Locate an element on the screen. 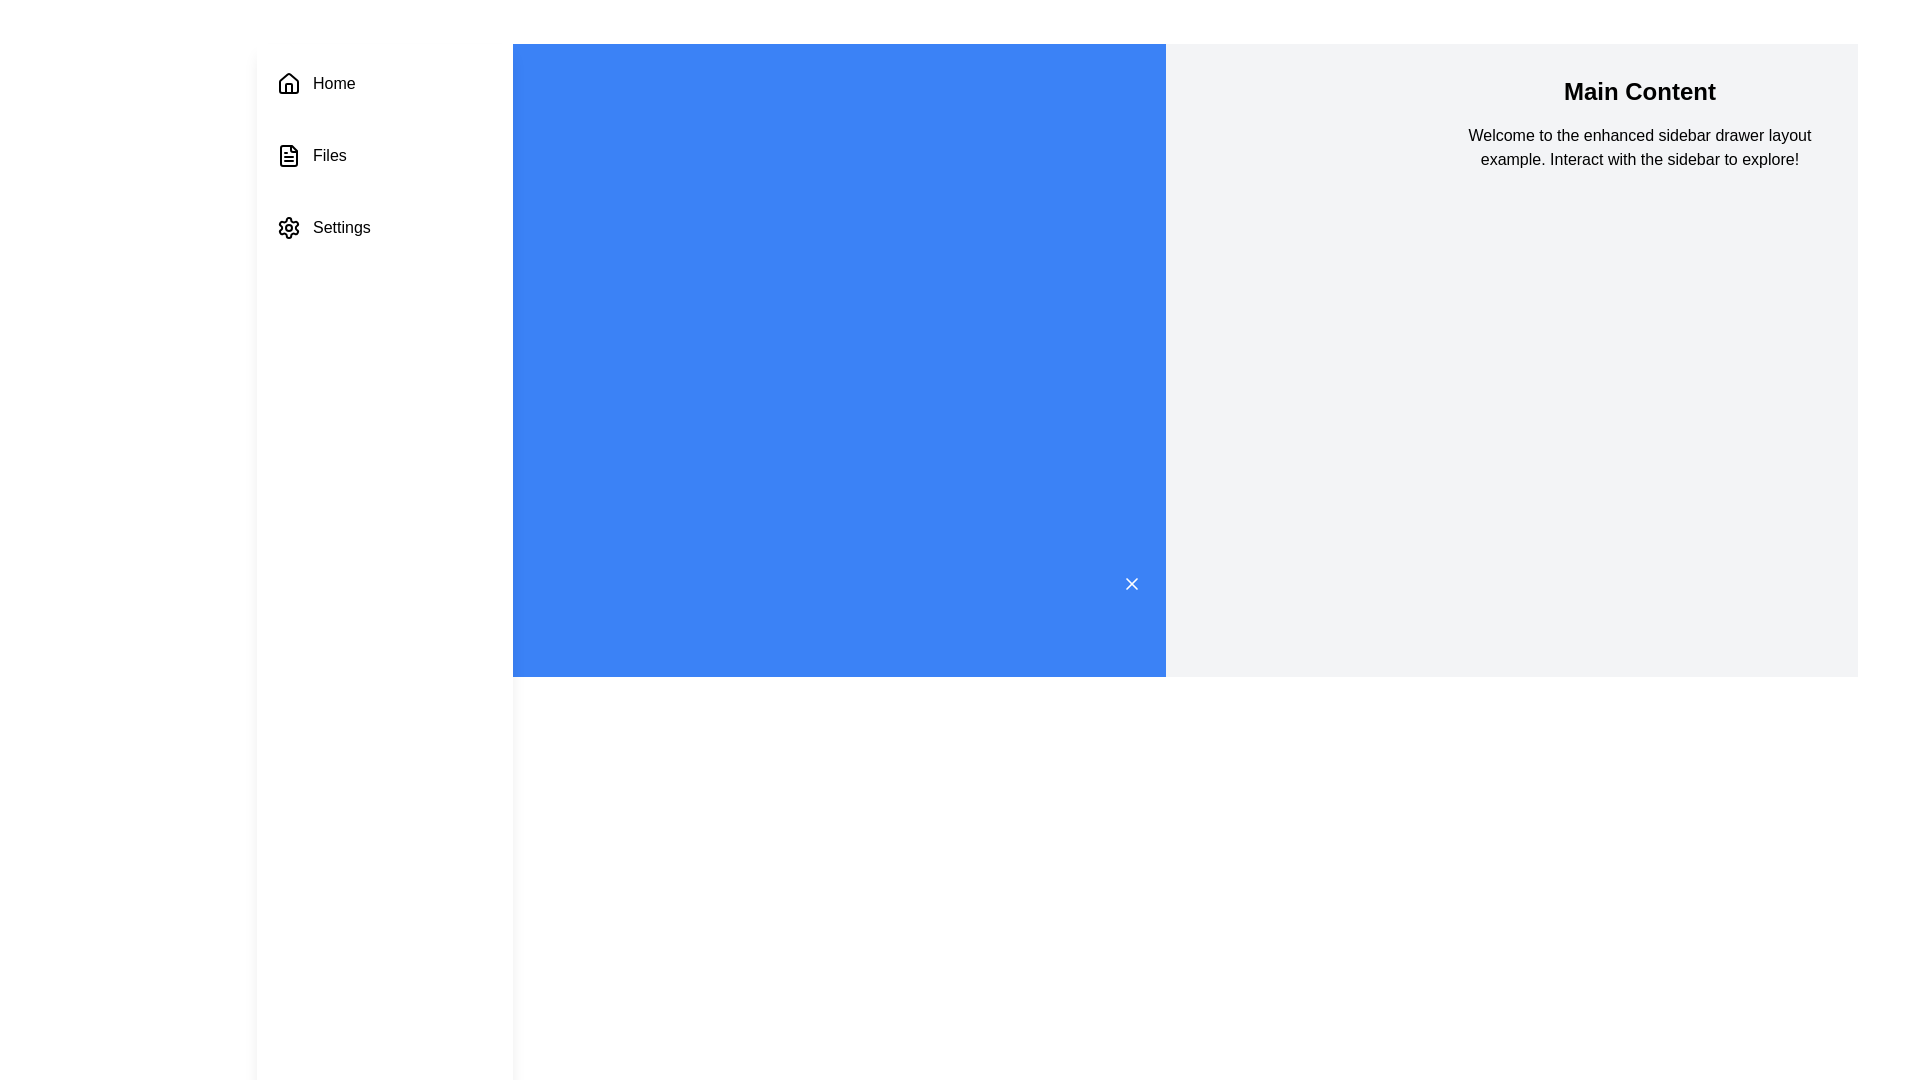 Image resolution: width=1920 pixels, height=1080 pixels. the 'Main Content' header to focus on it is located at coordinates (1638, 92).